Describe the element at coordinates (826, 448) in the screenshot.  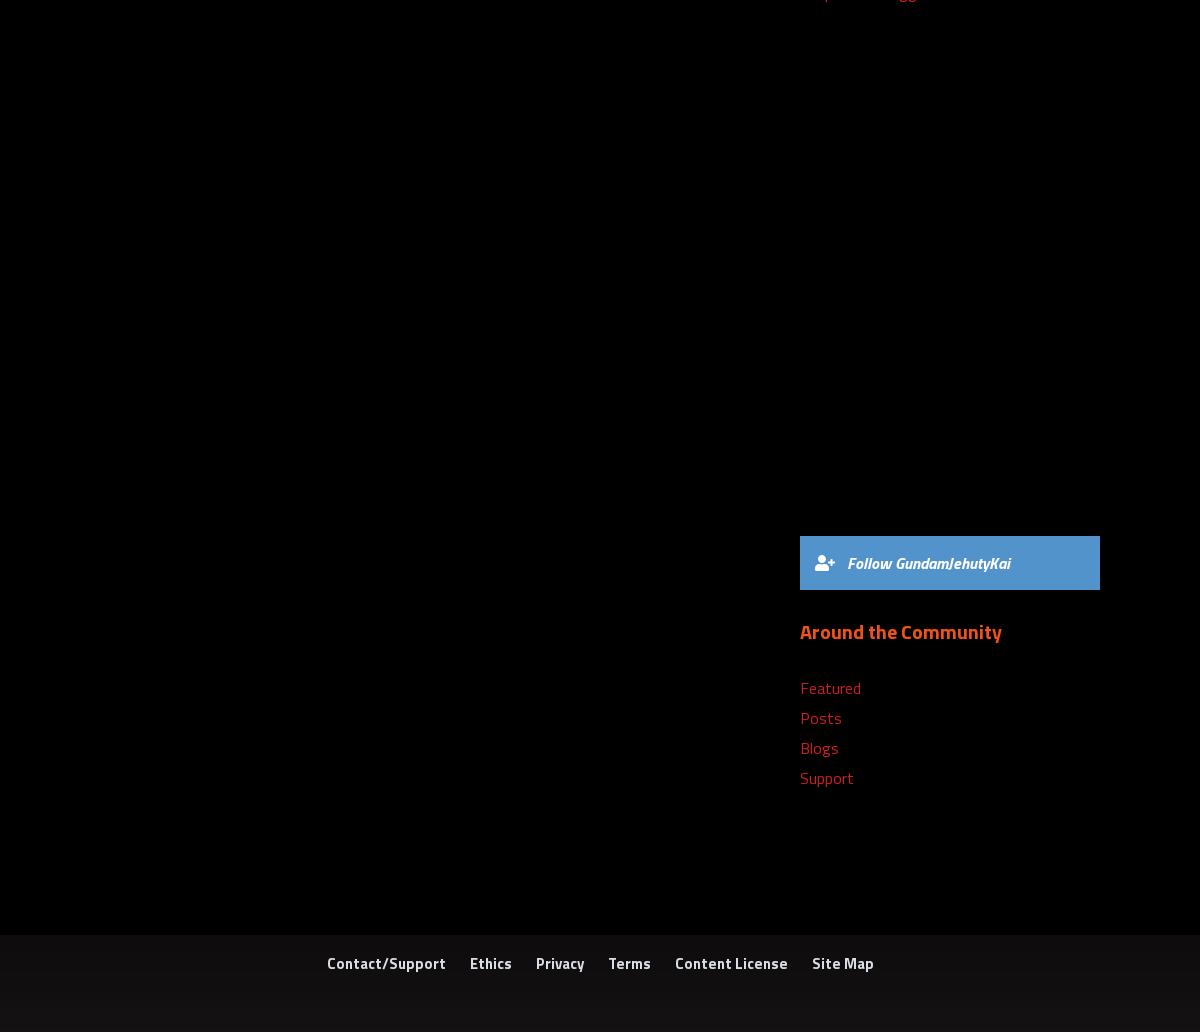
I see `'PSN ID:'` at that location.